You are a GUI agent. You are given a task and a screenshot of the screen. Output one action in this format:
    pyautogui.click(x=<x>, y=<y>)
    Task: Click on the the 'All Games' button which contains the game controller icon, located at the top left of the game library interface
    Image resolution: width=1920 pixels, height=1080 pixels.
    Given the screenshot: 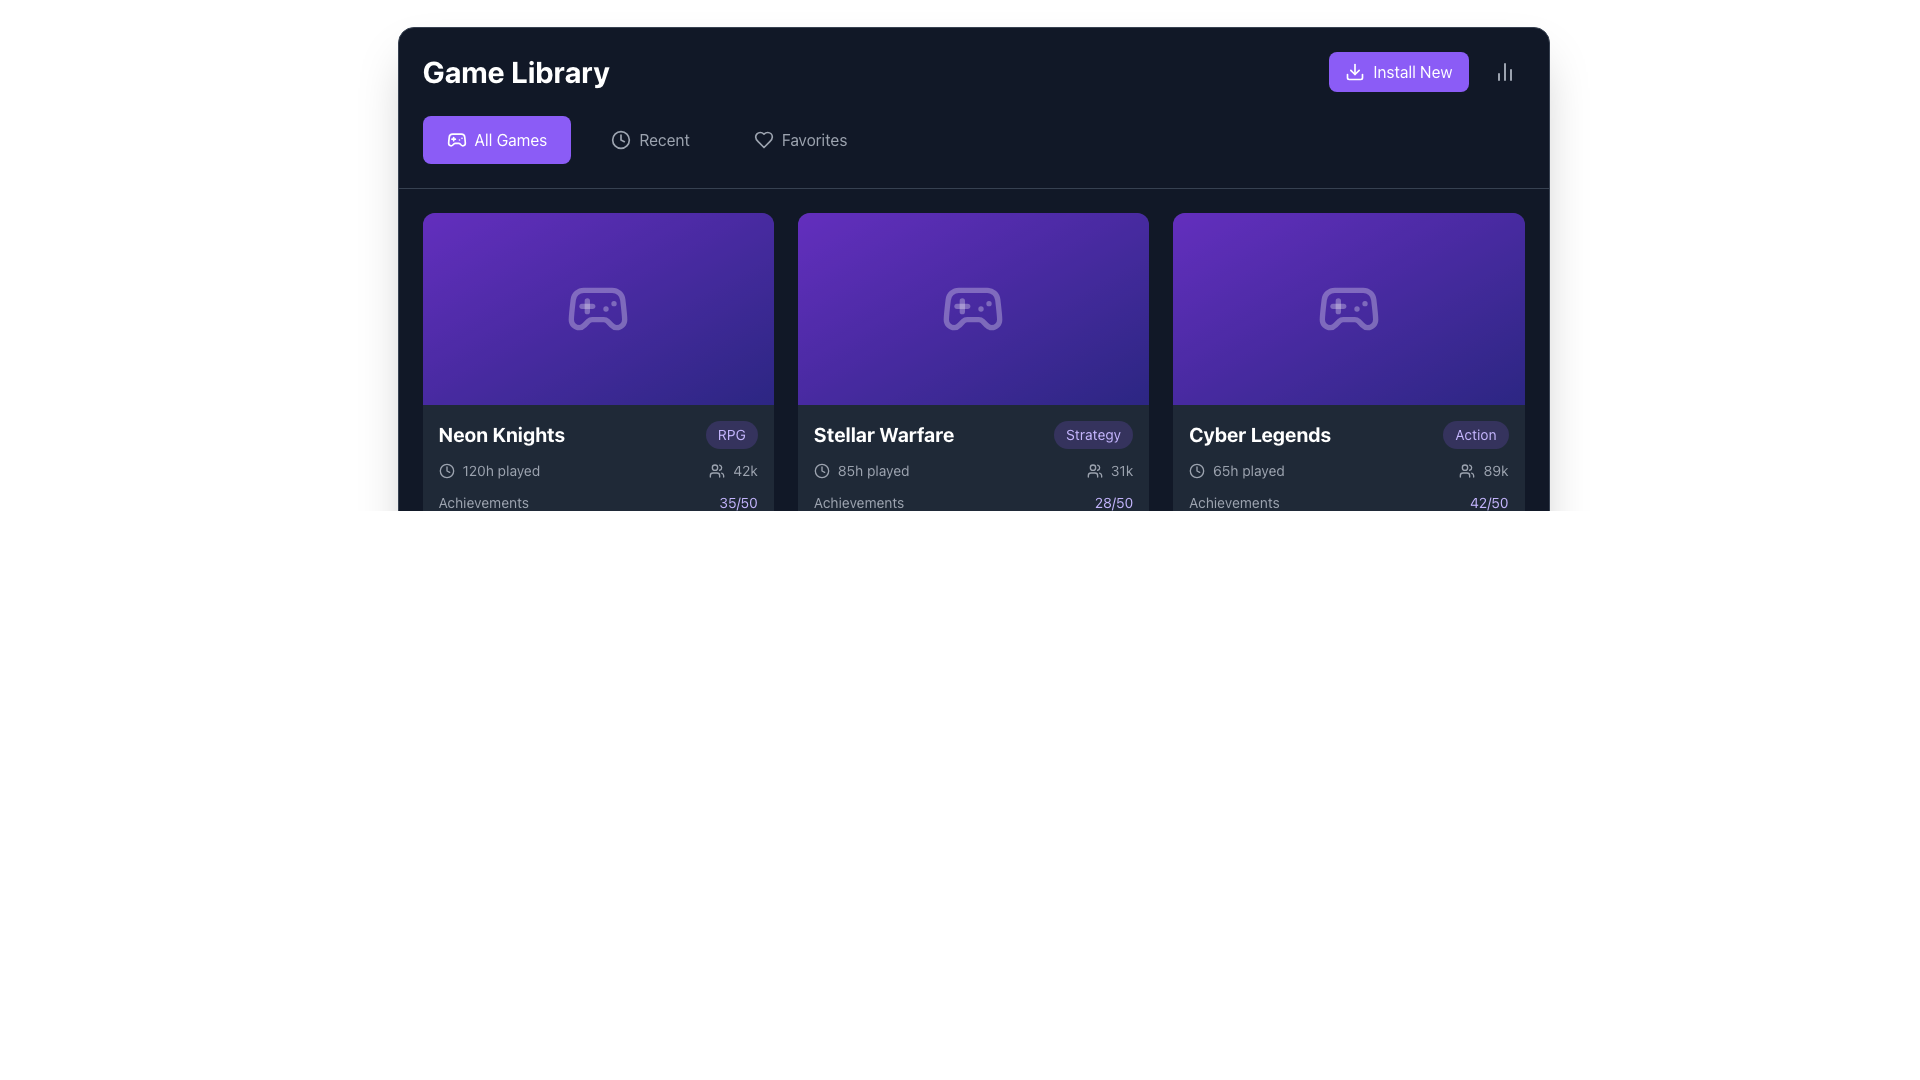 What is the action you would take?
    pyautogui.click(x=455, y=138)
    